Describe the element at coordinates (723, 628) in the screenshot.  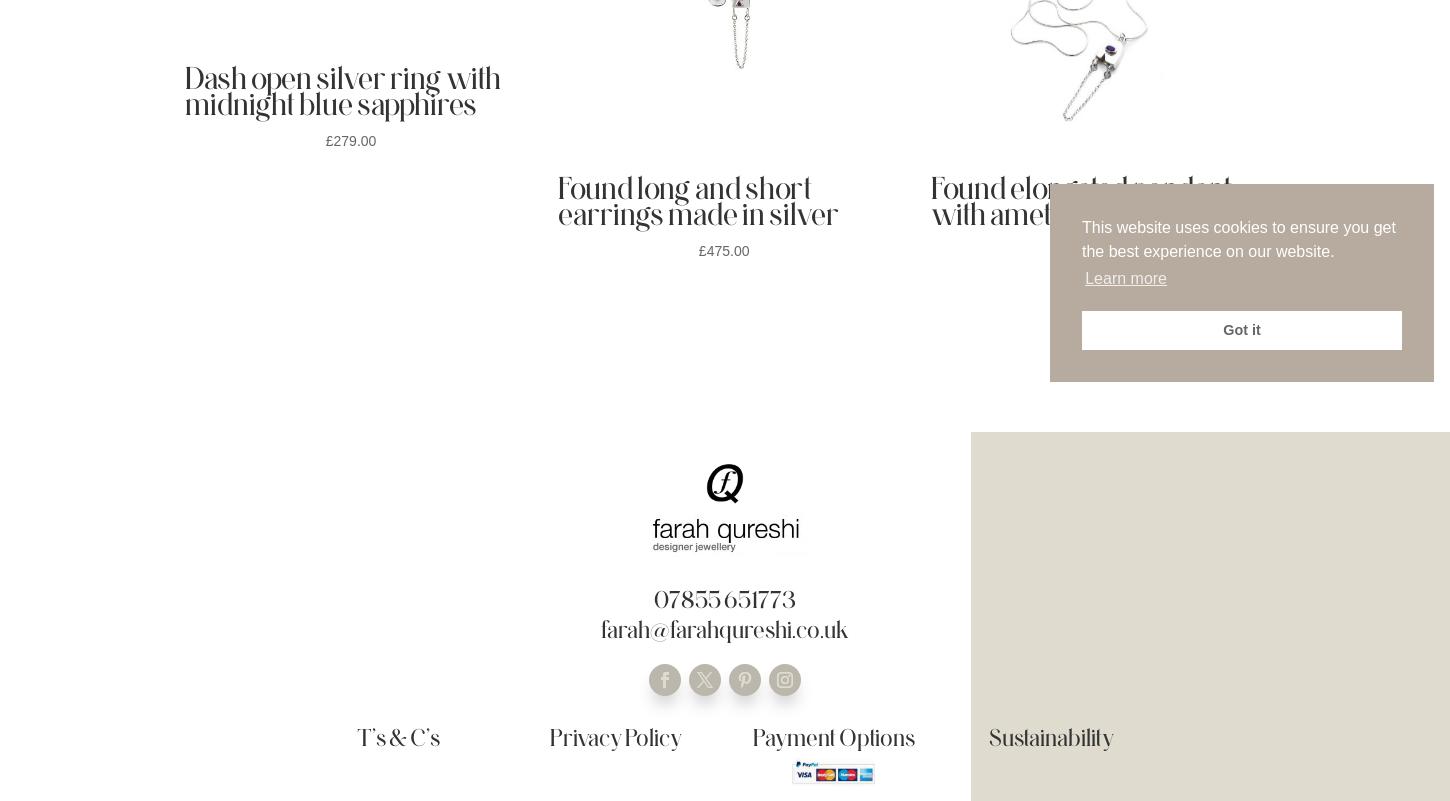
I see `'farah@farahqureshi.co.uk'` at that location.